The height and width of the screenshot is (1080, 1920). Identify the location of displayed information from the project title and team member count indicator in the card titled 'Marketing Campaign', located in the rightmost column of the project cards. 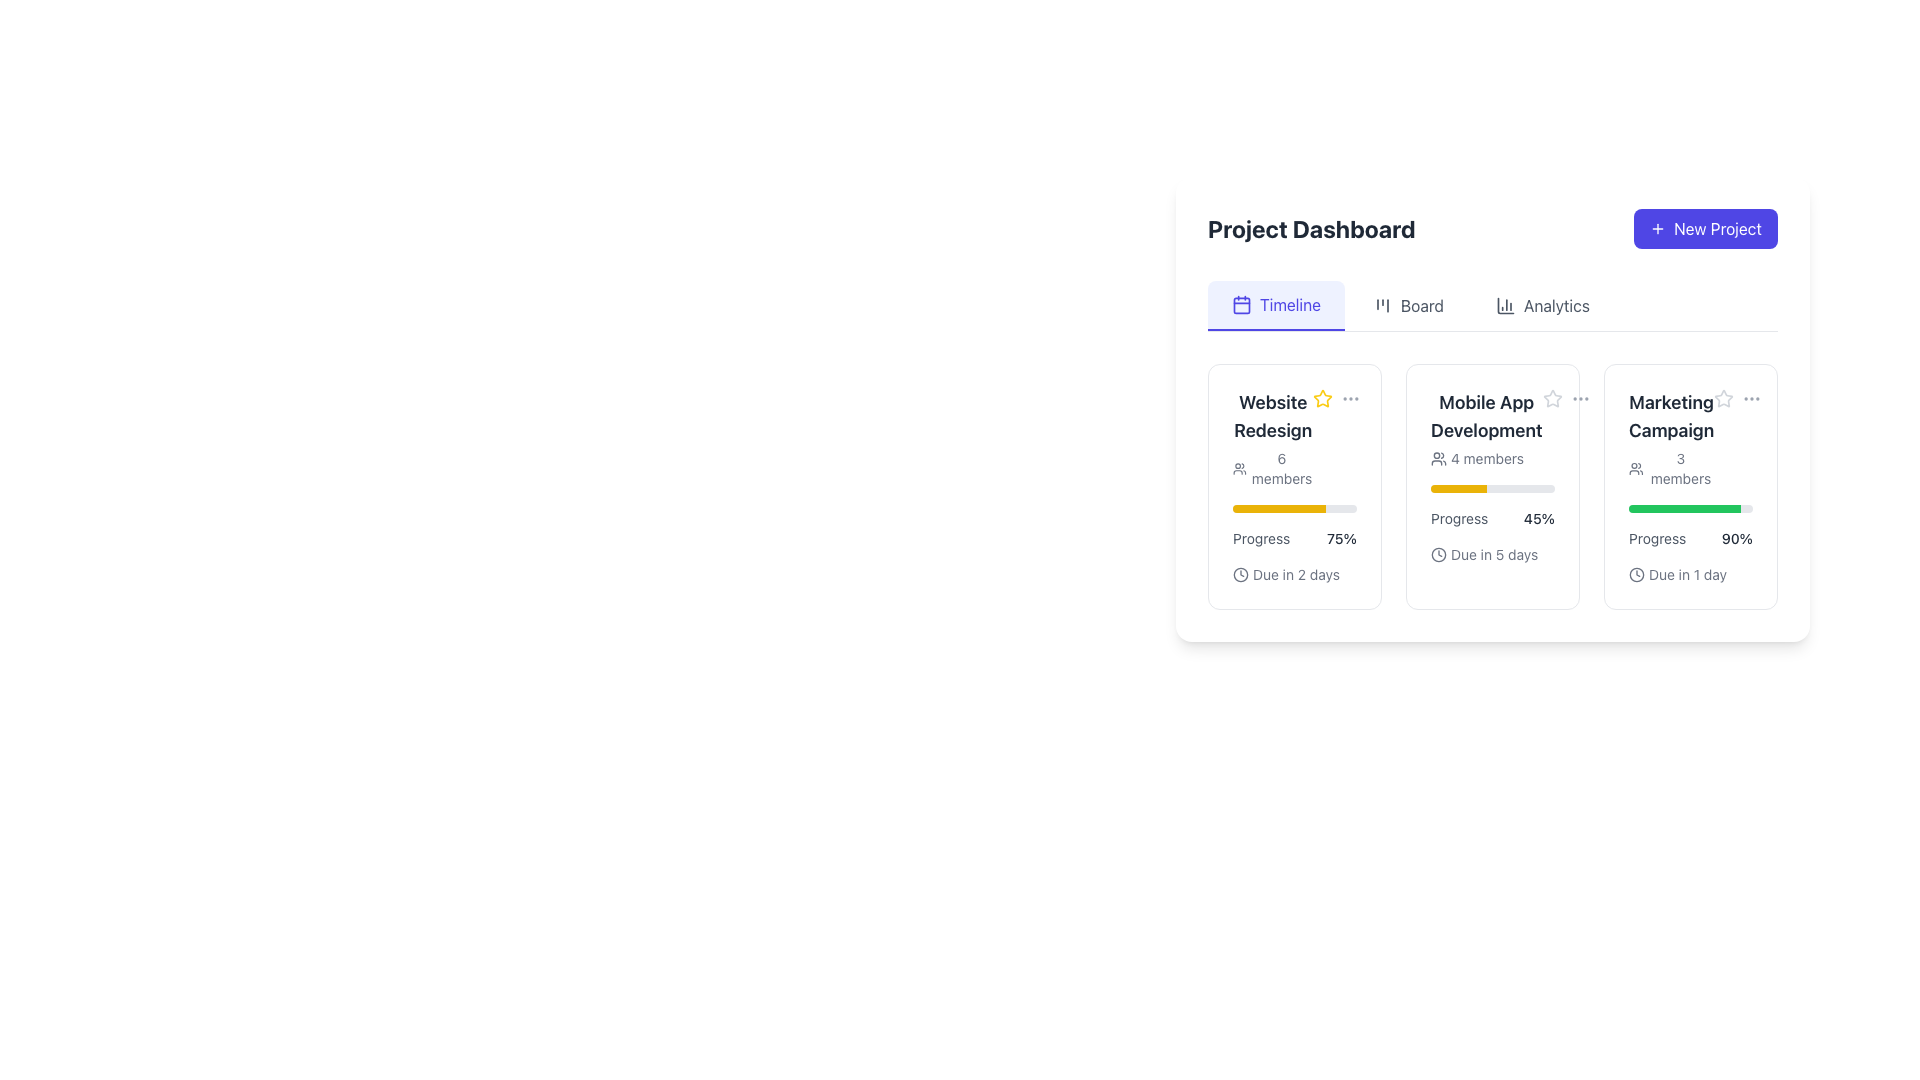
(1671, 438).